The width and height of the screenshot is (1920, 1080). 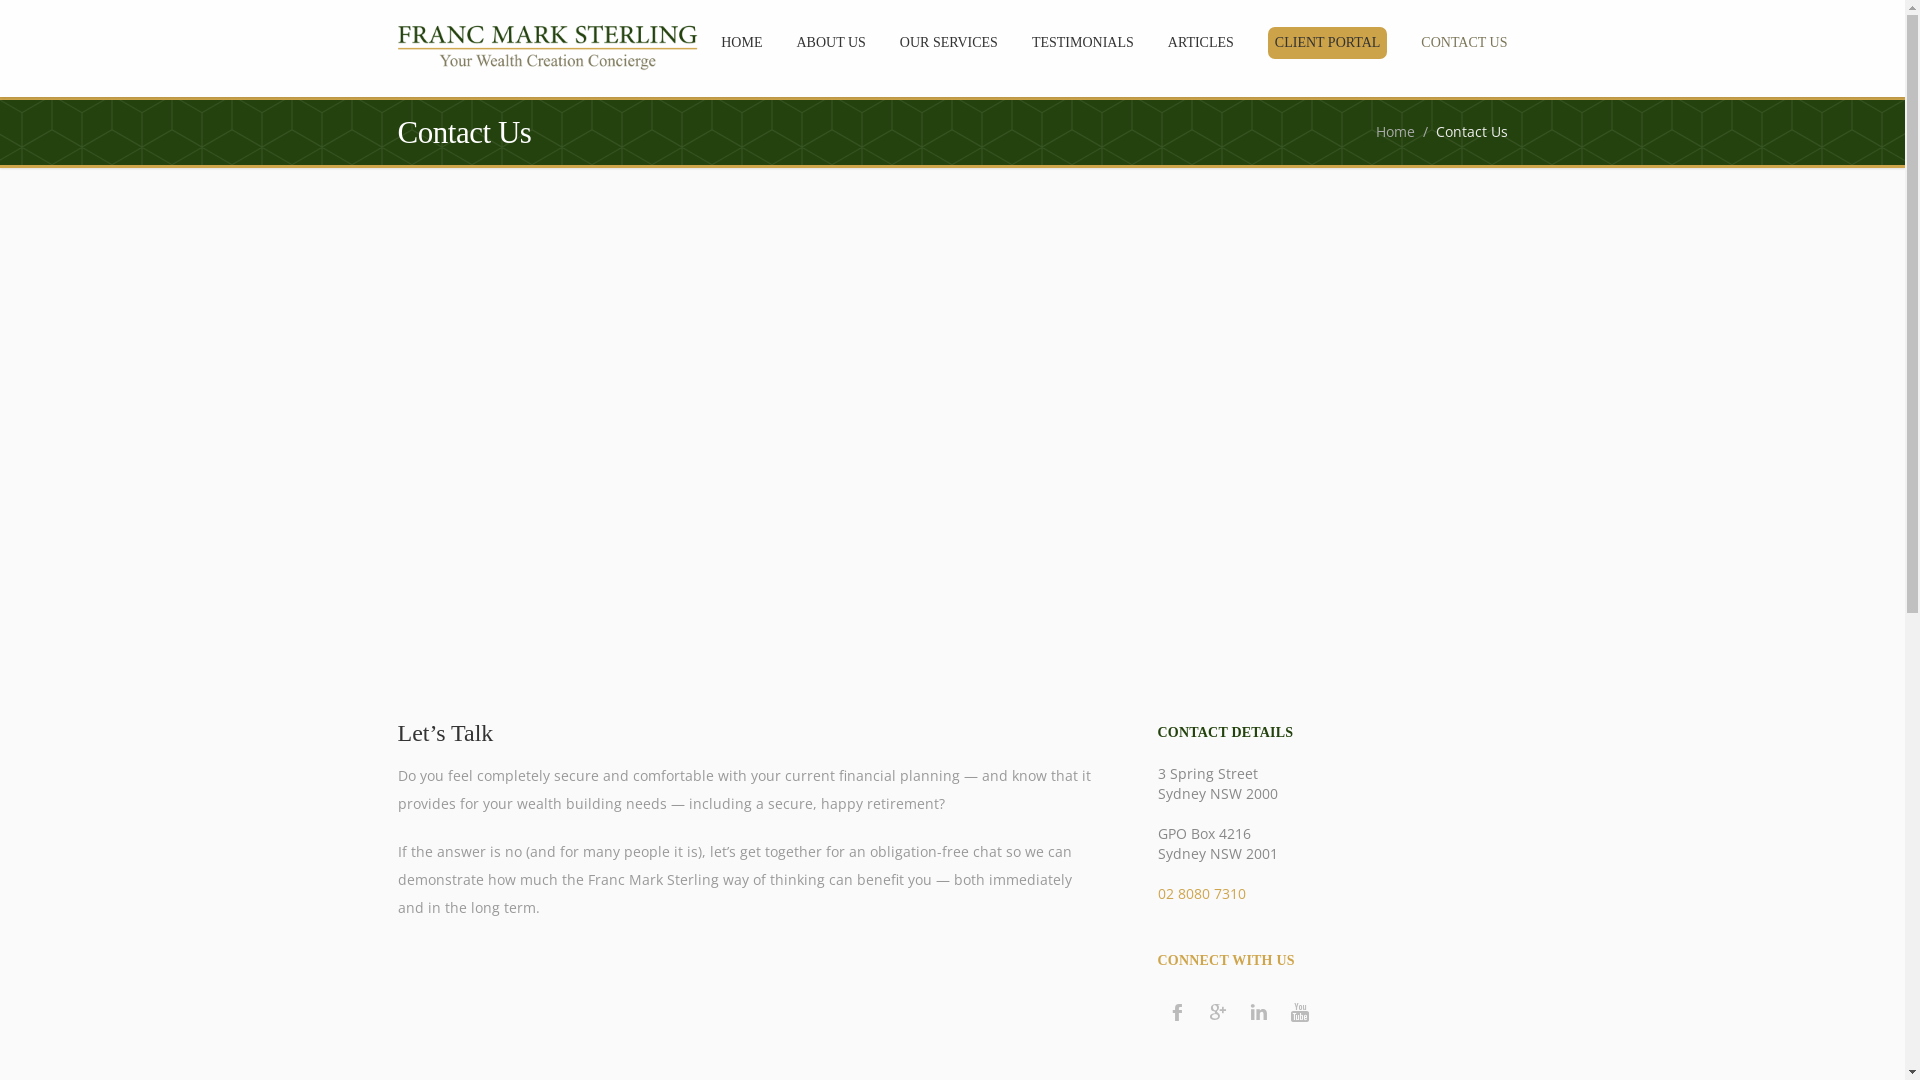 What do you see at coordinates (1176, 1011) in the screenshot?
I see `'Facebook'` at bounding box center [1176, 1011].